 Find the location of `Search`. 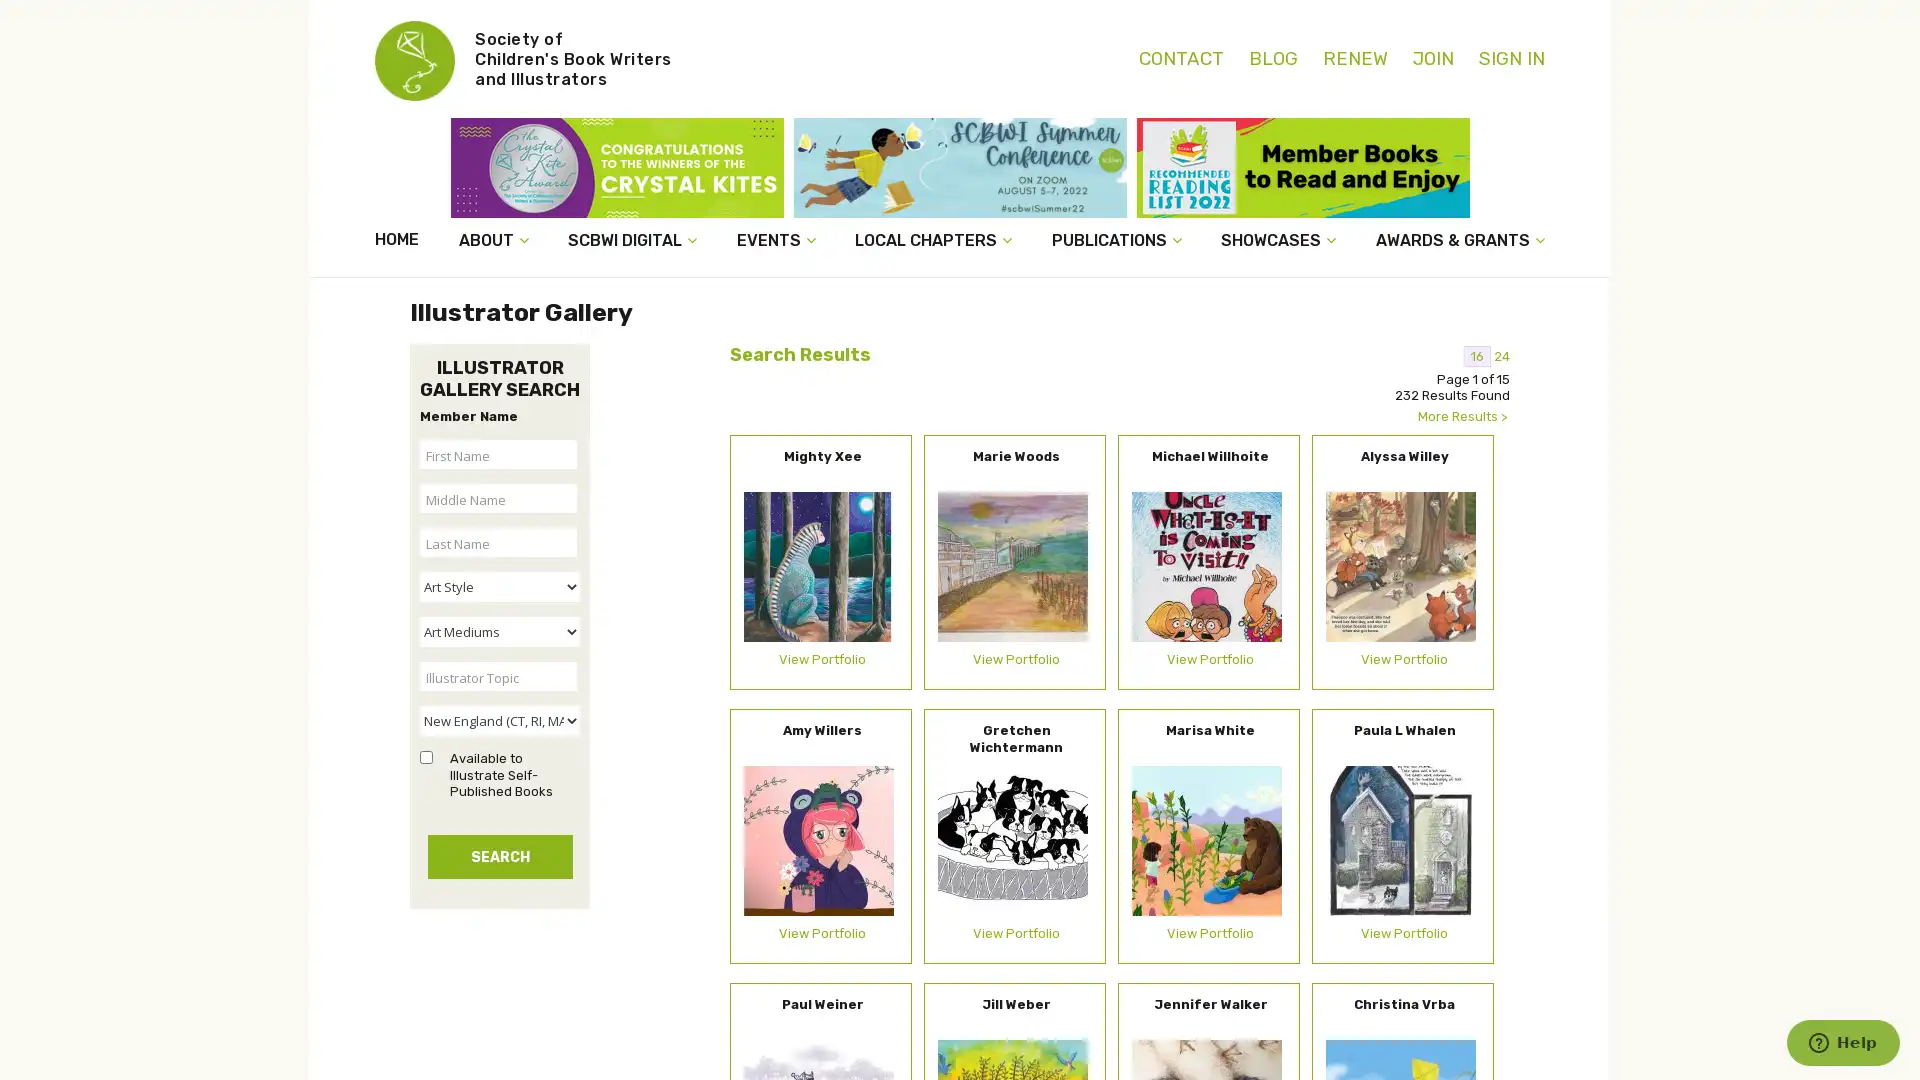

Search is located at coordinates (499, 855).